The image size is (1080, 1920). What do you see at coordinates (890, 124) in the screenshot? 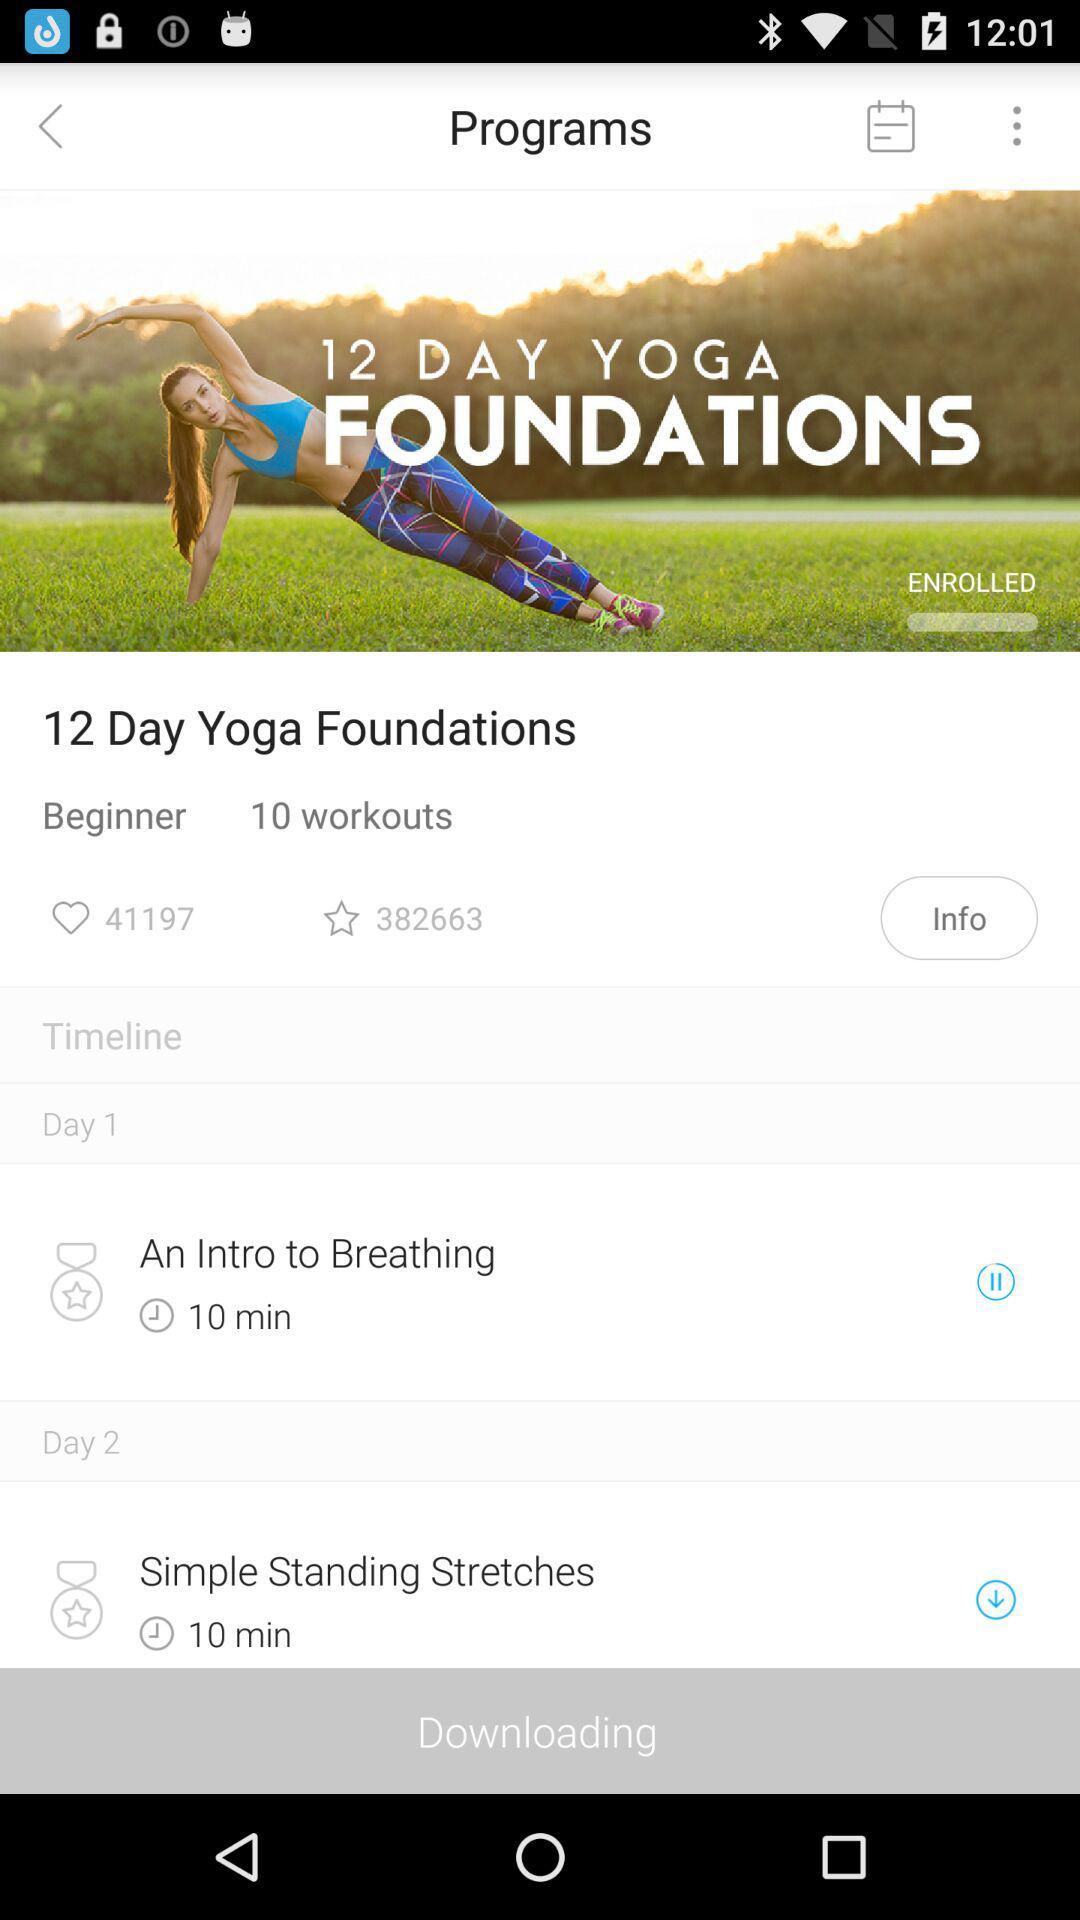
I see `calender` at bounding box center [890, 124].